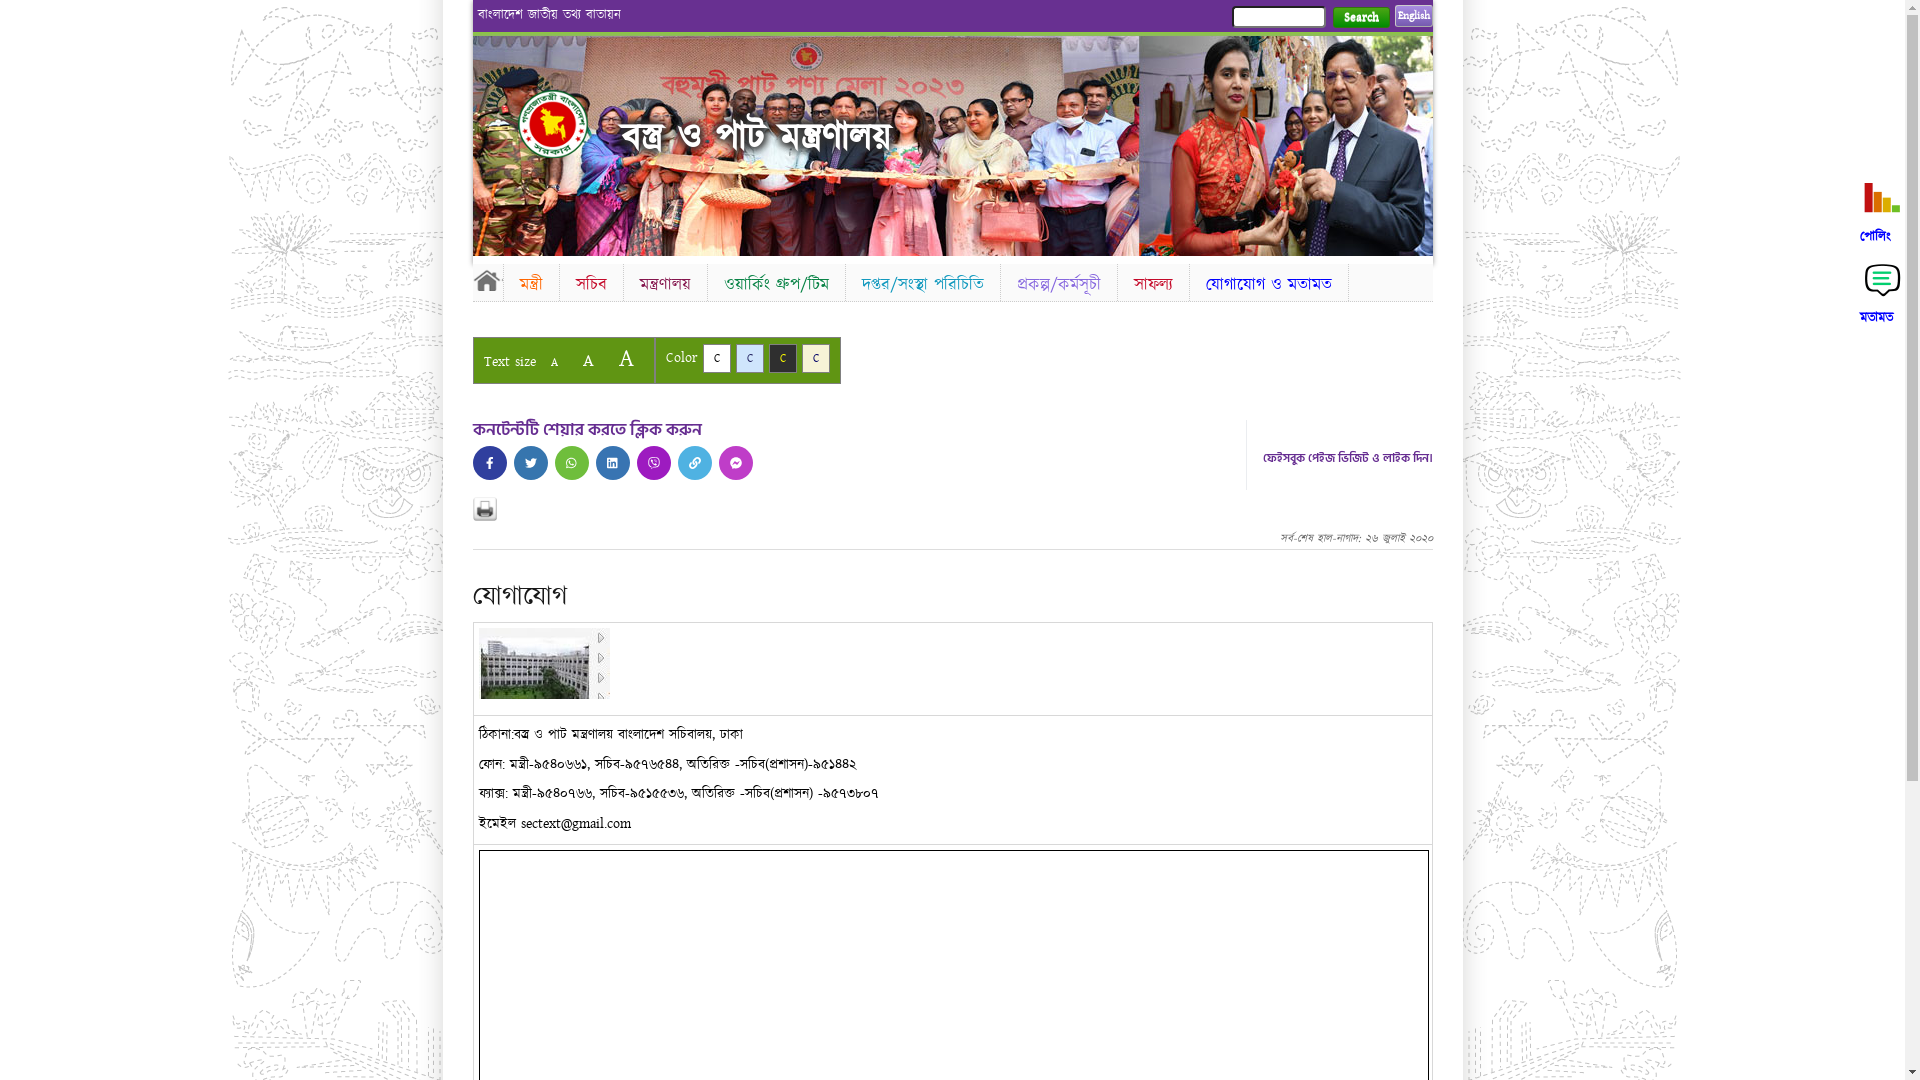 The height and width of the screenshot is (1080, 1920). What do you see at coordinates (586, 360) in the screenshot?
I see `'A'` at bounding box center [586, 360].